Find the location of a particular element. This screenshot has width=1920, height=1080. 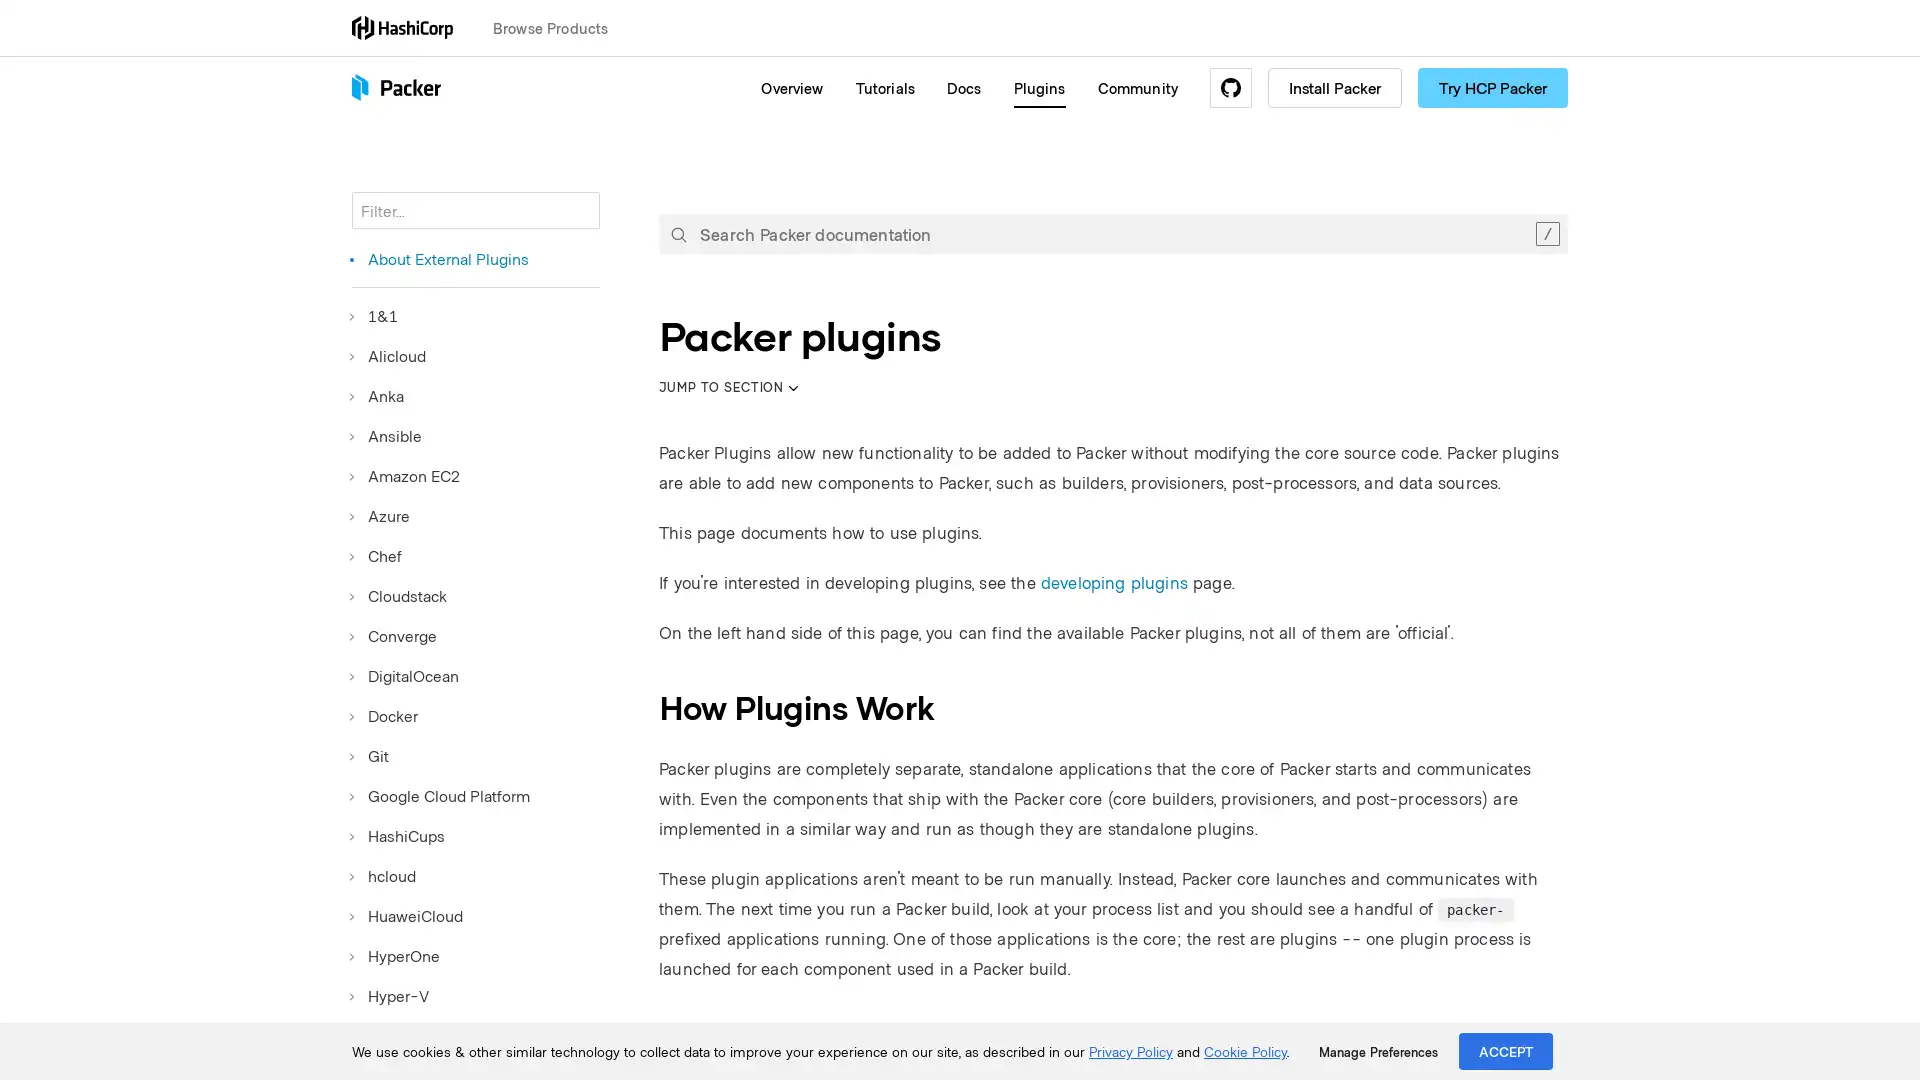

Alicloud is located at coordinates (388, 354).